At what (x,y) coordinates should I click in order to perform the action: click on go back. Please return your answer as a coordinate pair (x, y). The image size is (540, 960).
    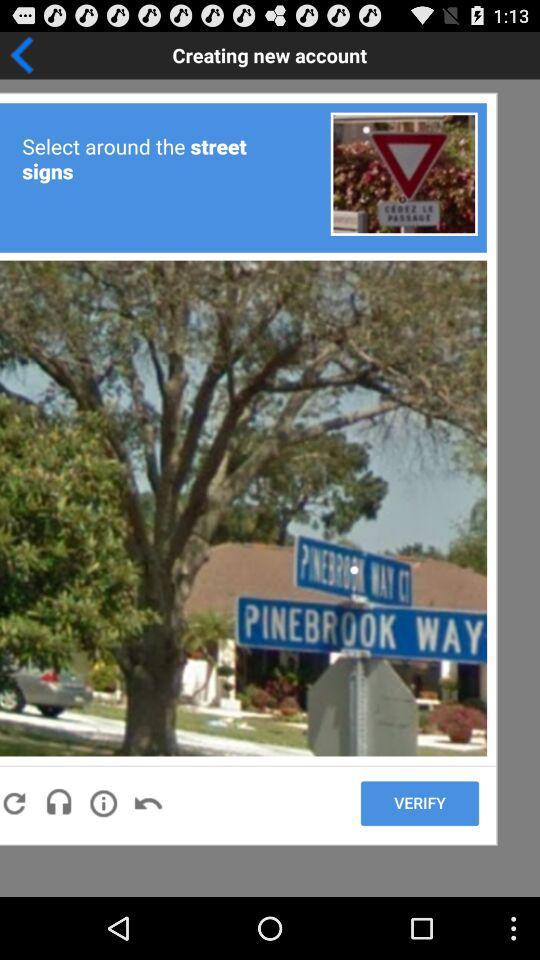
    Looking at the image, I should click on (83, 54).